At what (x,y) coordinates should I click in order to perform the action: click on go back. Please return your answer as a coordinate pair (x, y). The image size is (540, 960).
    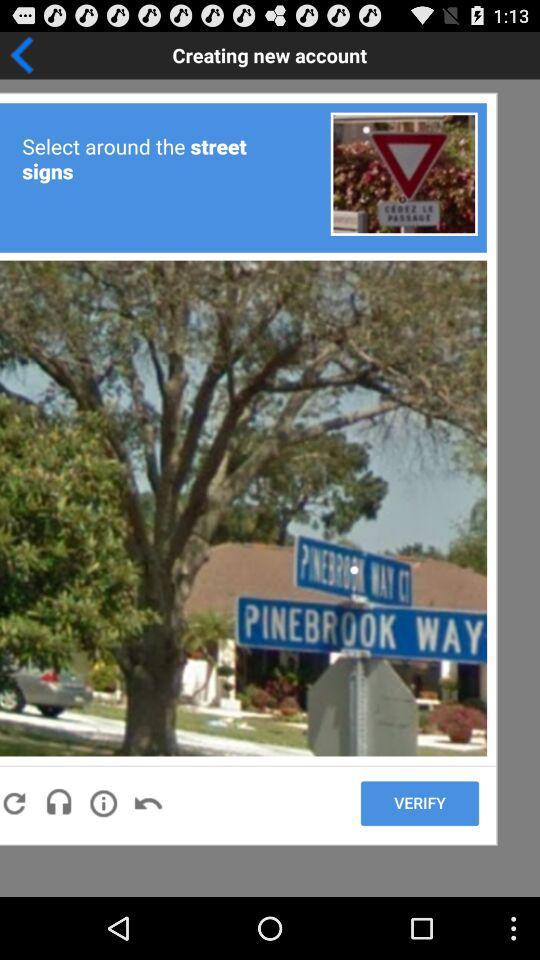
    Looking at the image, I should click on (83, 54).